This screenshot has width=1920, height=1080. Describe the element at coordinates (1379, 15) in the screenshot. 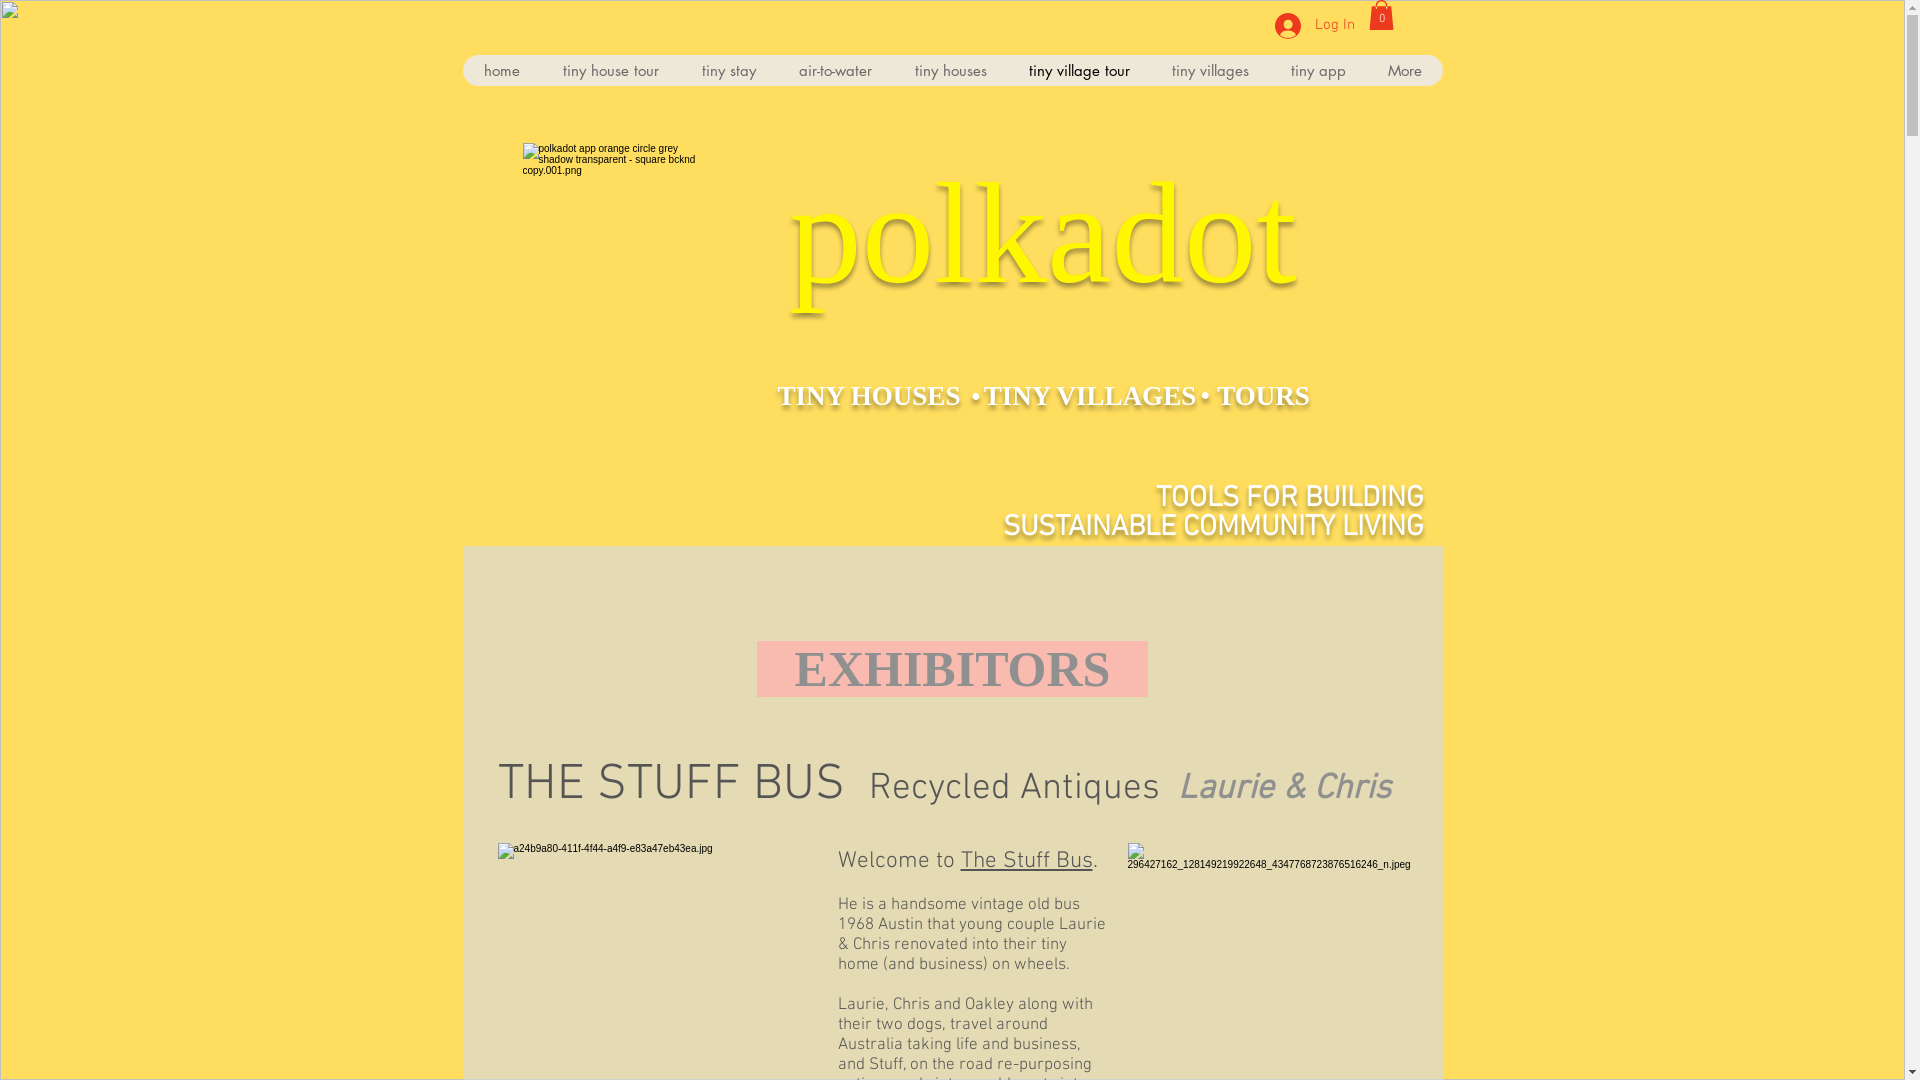

I see `'0'` at that location.